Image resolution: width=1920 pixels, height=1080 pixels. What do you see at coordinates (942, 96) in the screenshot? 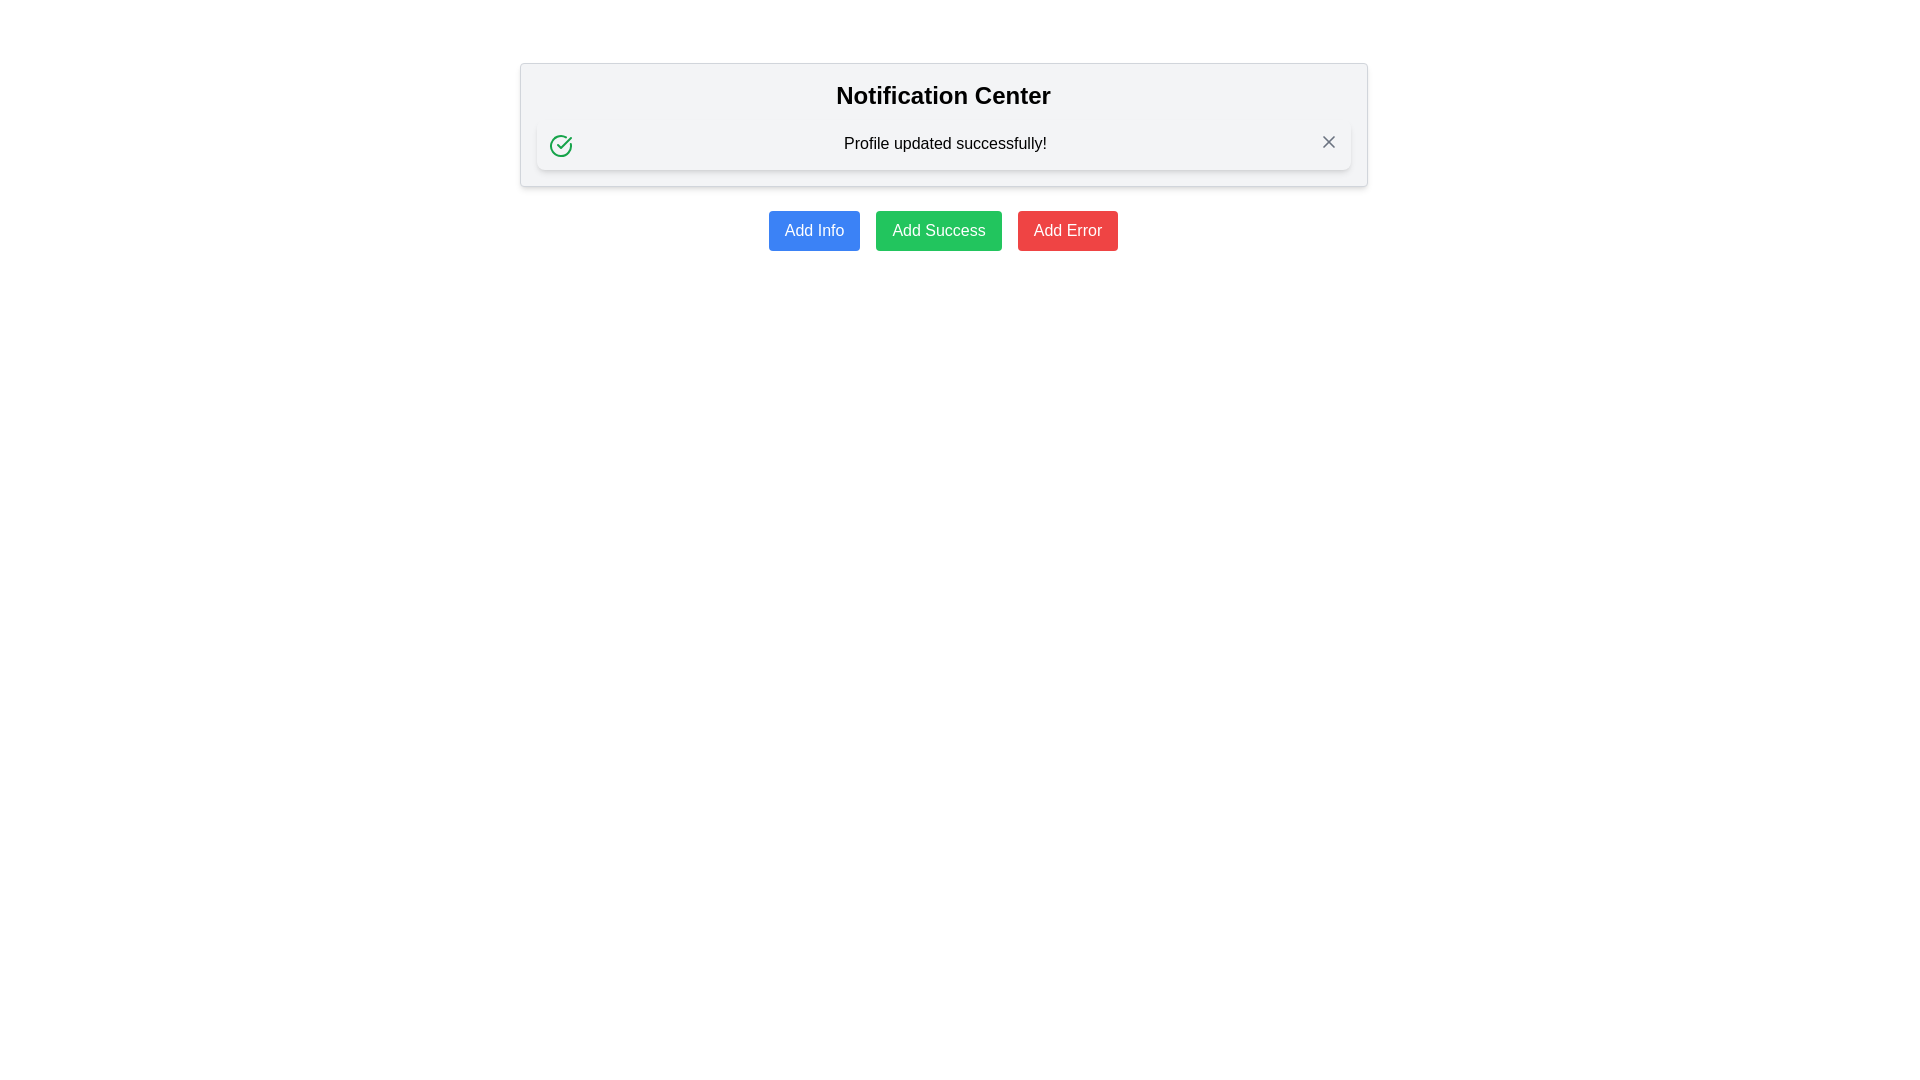
I see `the 'Notification Center' header text, which is bold and prominently displayed at the top of its section` at bounding box center [942, 96].